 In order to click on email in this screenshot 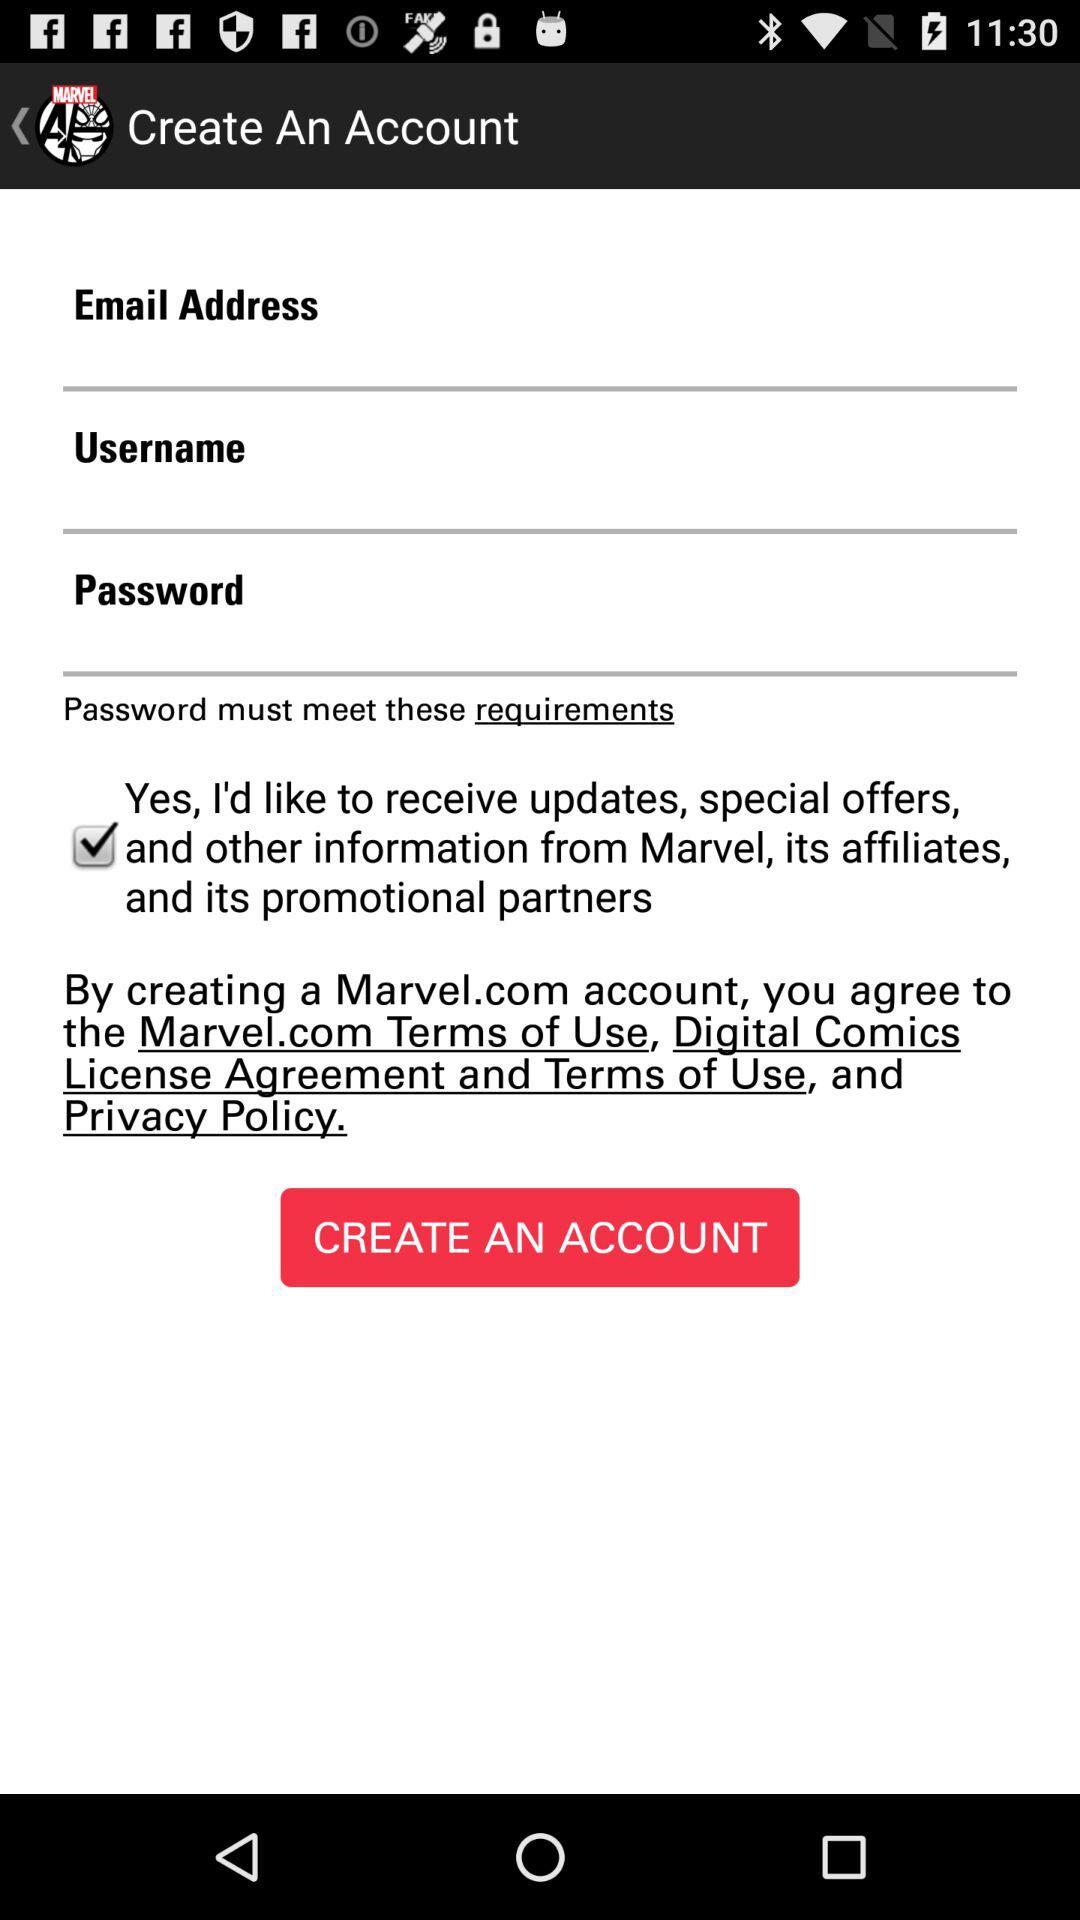, I will do `click(540, 360)`.